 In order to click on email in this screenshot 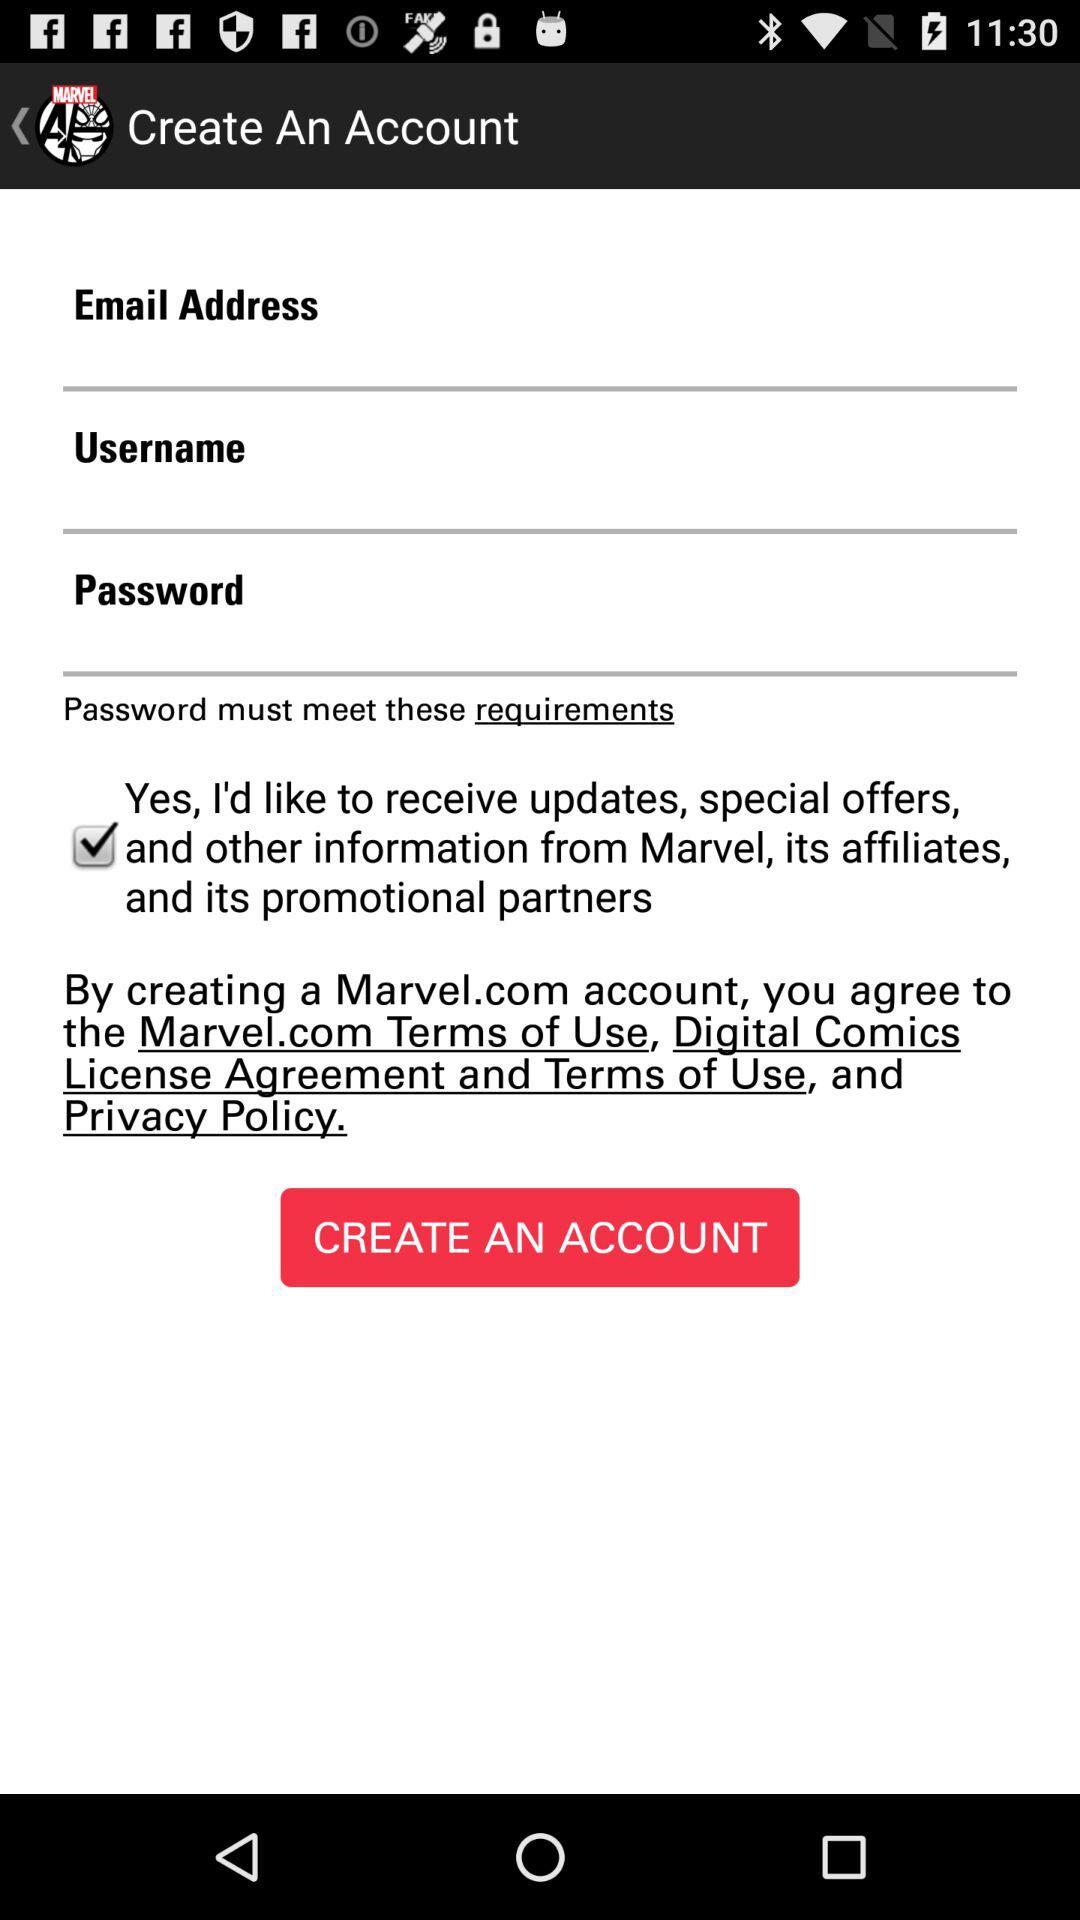, I will do `click(540, 360)`.